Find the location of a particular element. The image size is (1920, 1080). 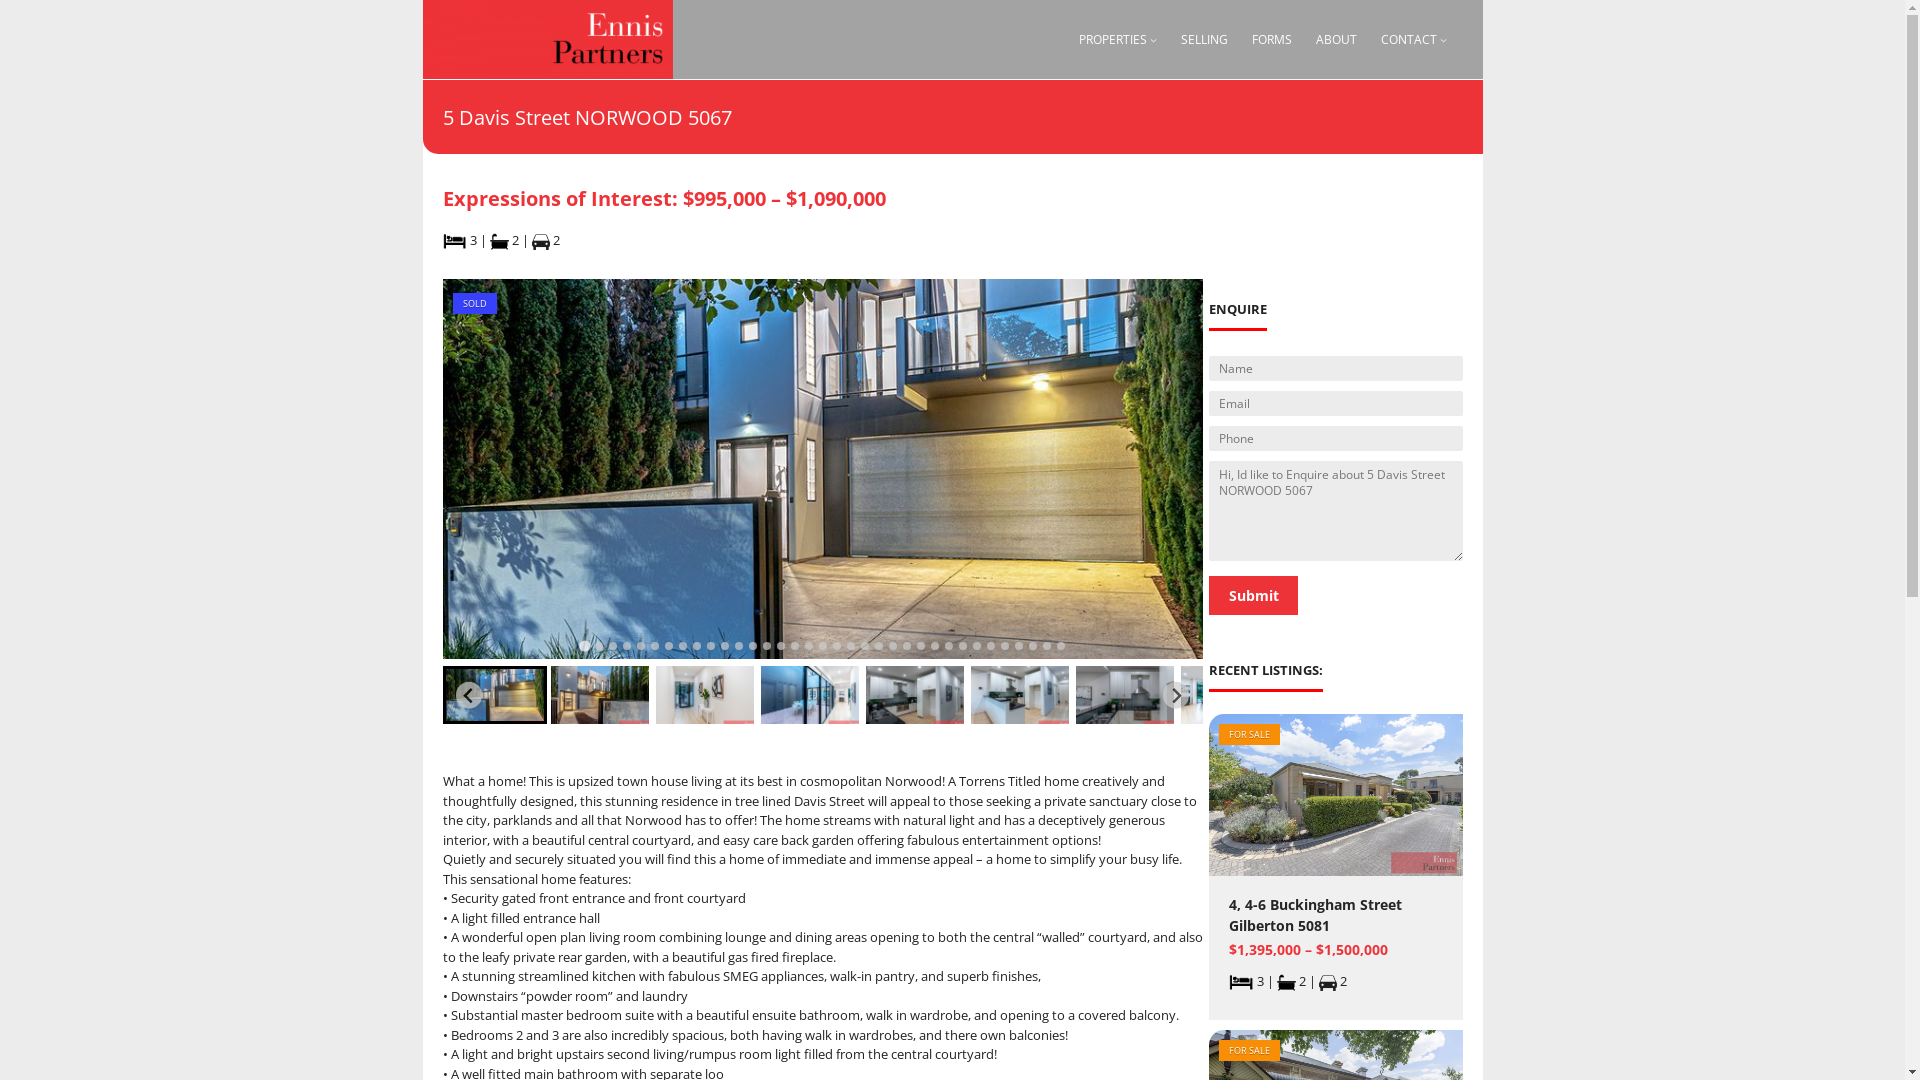

'4, 4-6 Buckingham Street Gilberton 5081' is located at coordinates (1335, 914).